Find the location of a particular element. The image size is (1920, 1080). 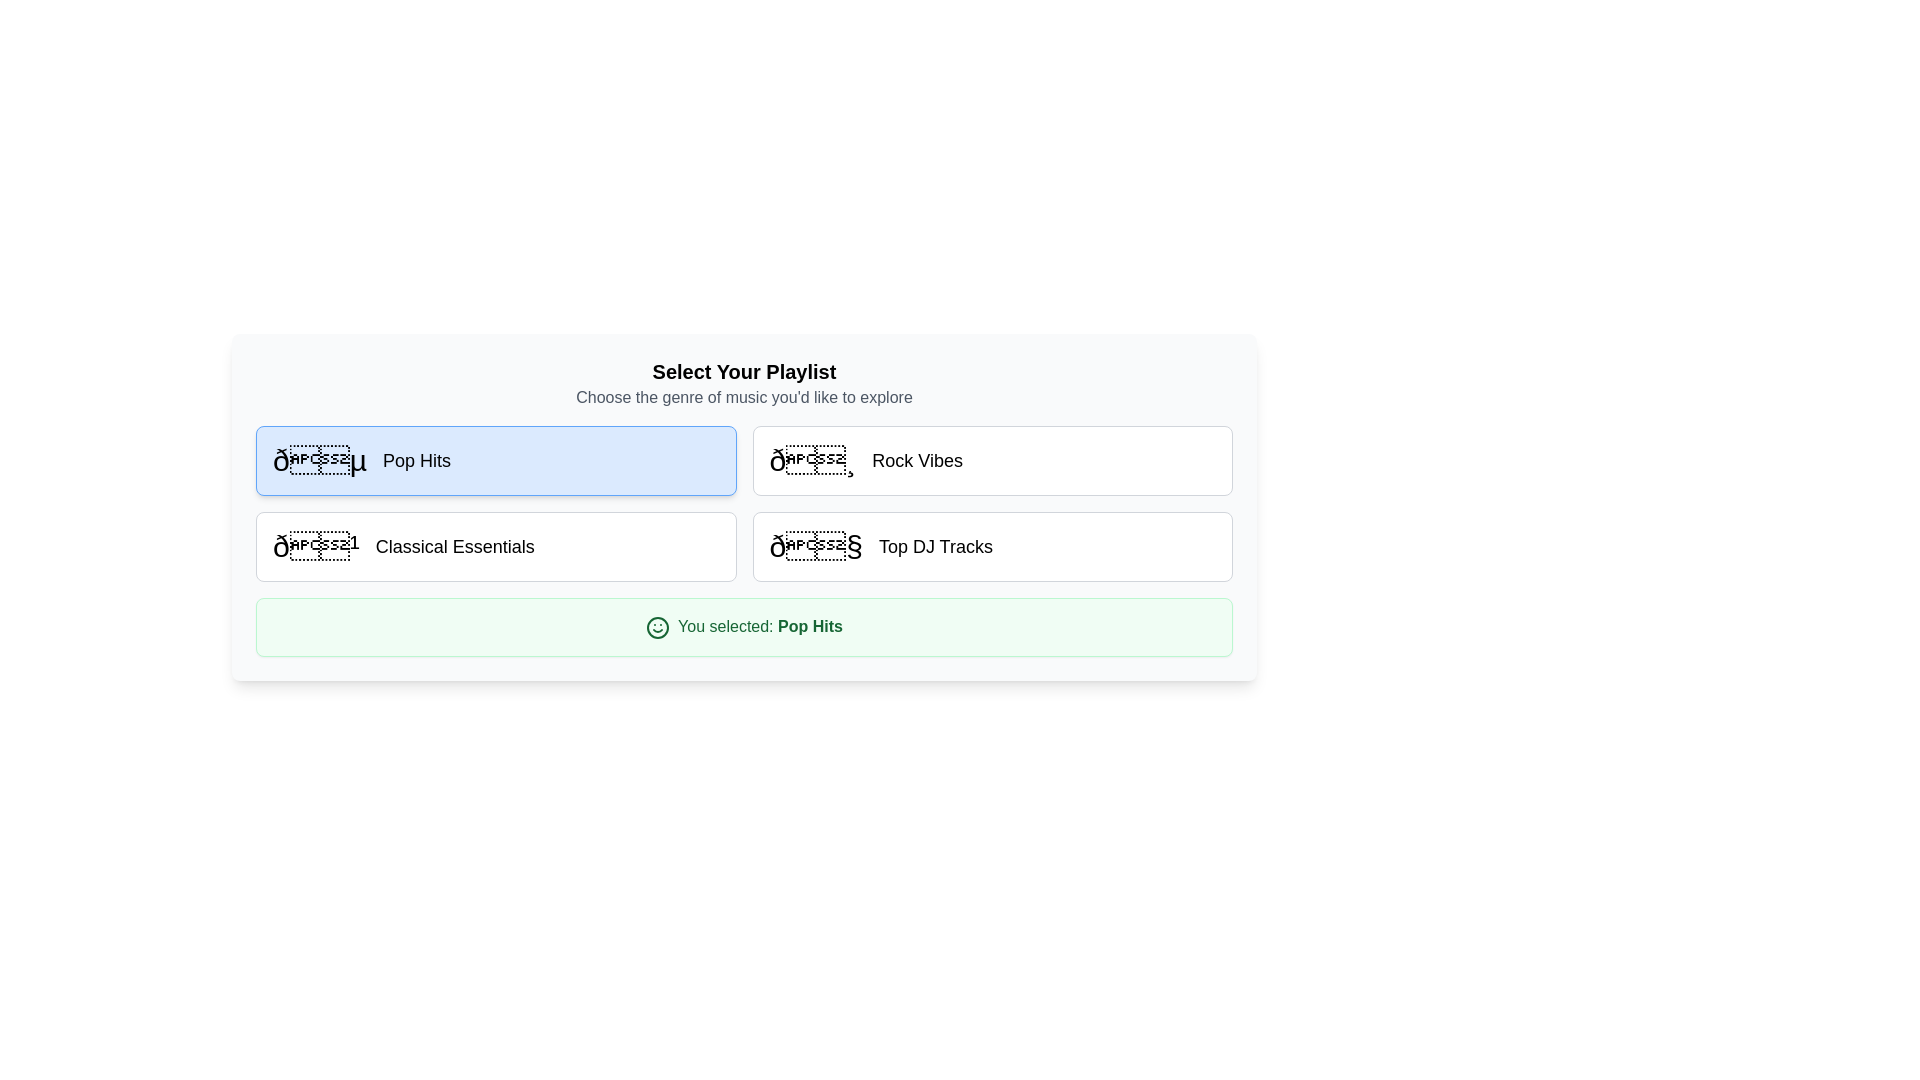

the 'Rock Vibes' playlist selection button located in the top-right corner of the grid layout is located at coordinates (992, 461).